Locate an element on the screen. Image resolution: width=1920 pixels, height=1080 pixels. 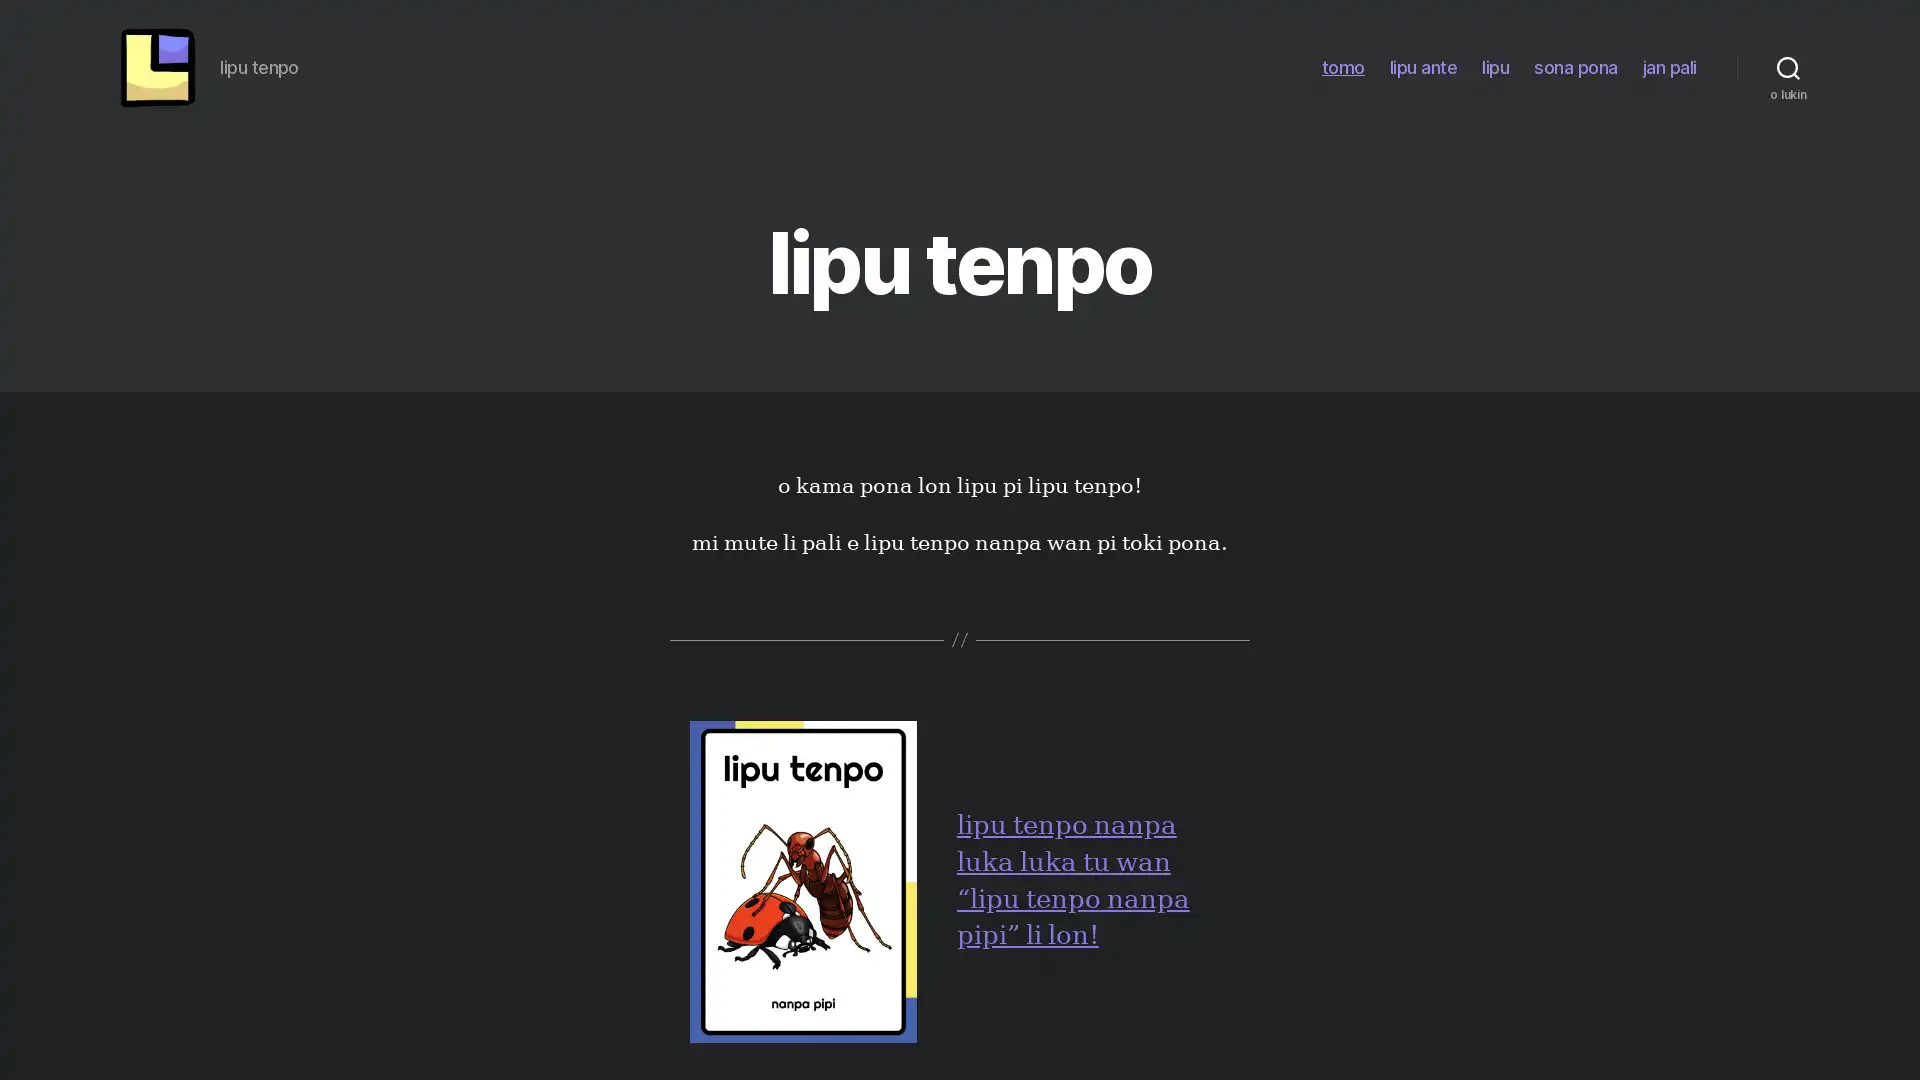
o lukin is located at coordinates (1788, 72).